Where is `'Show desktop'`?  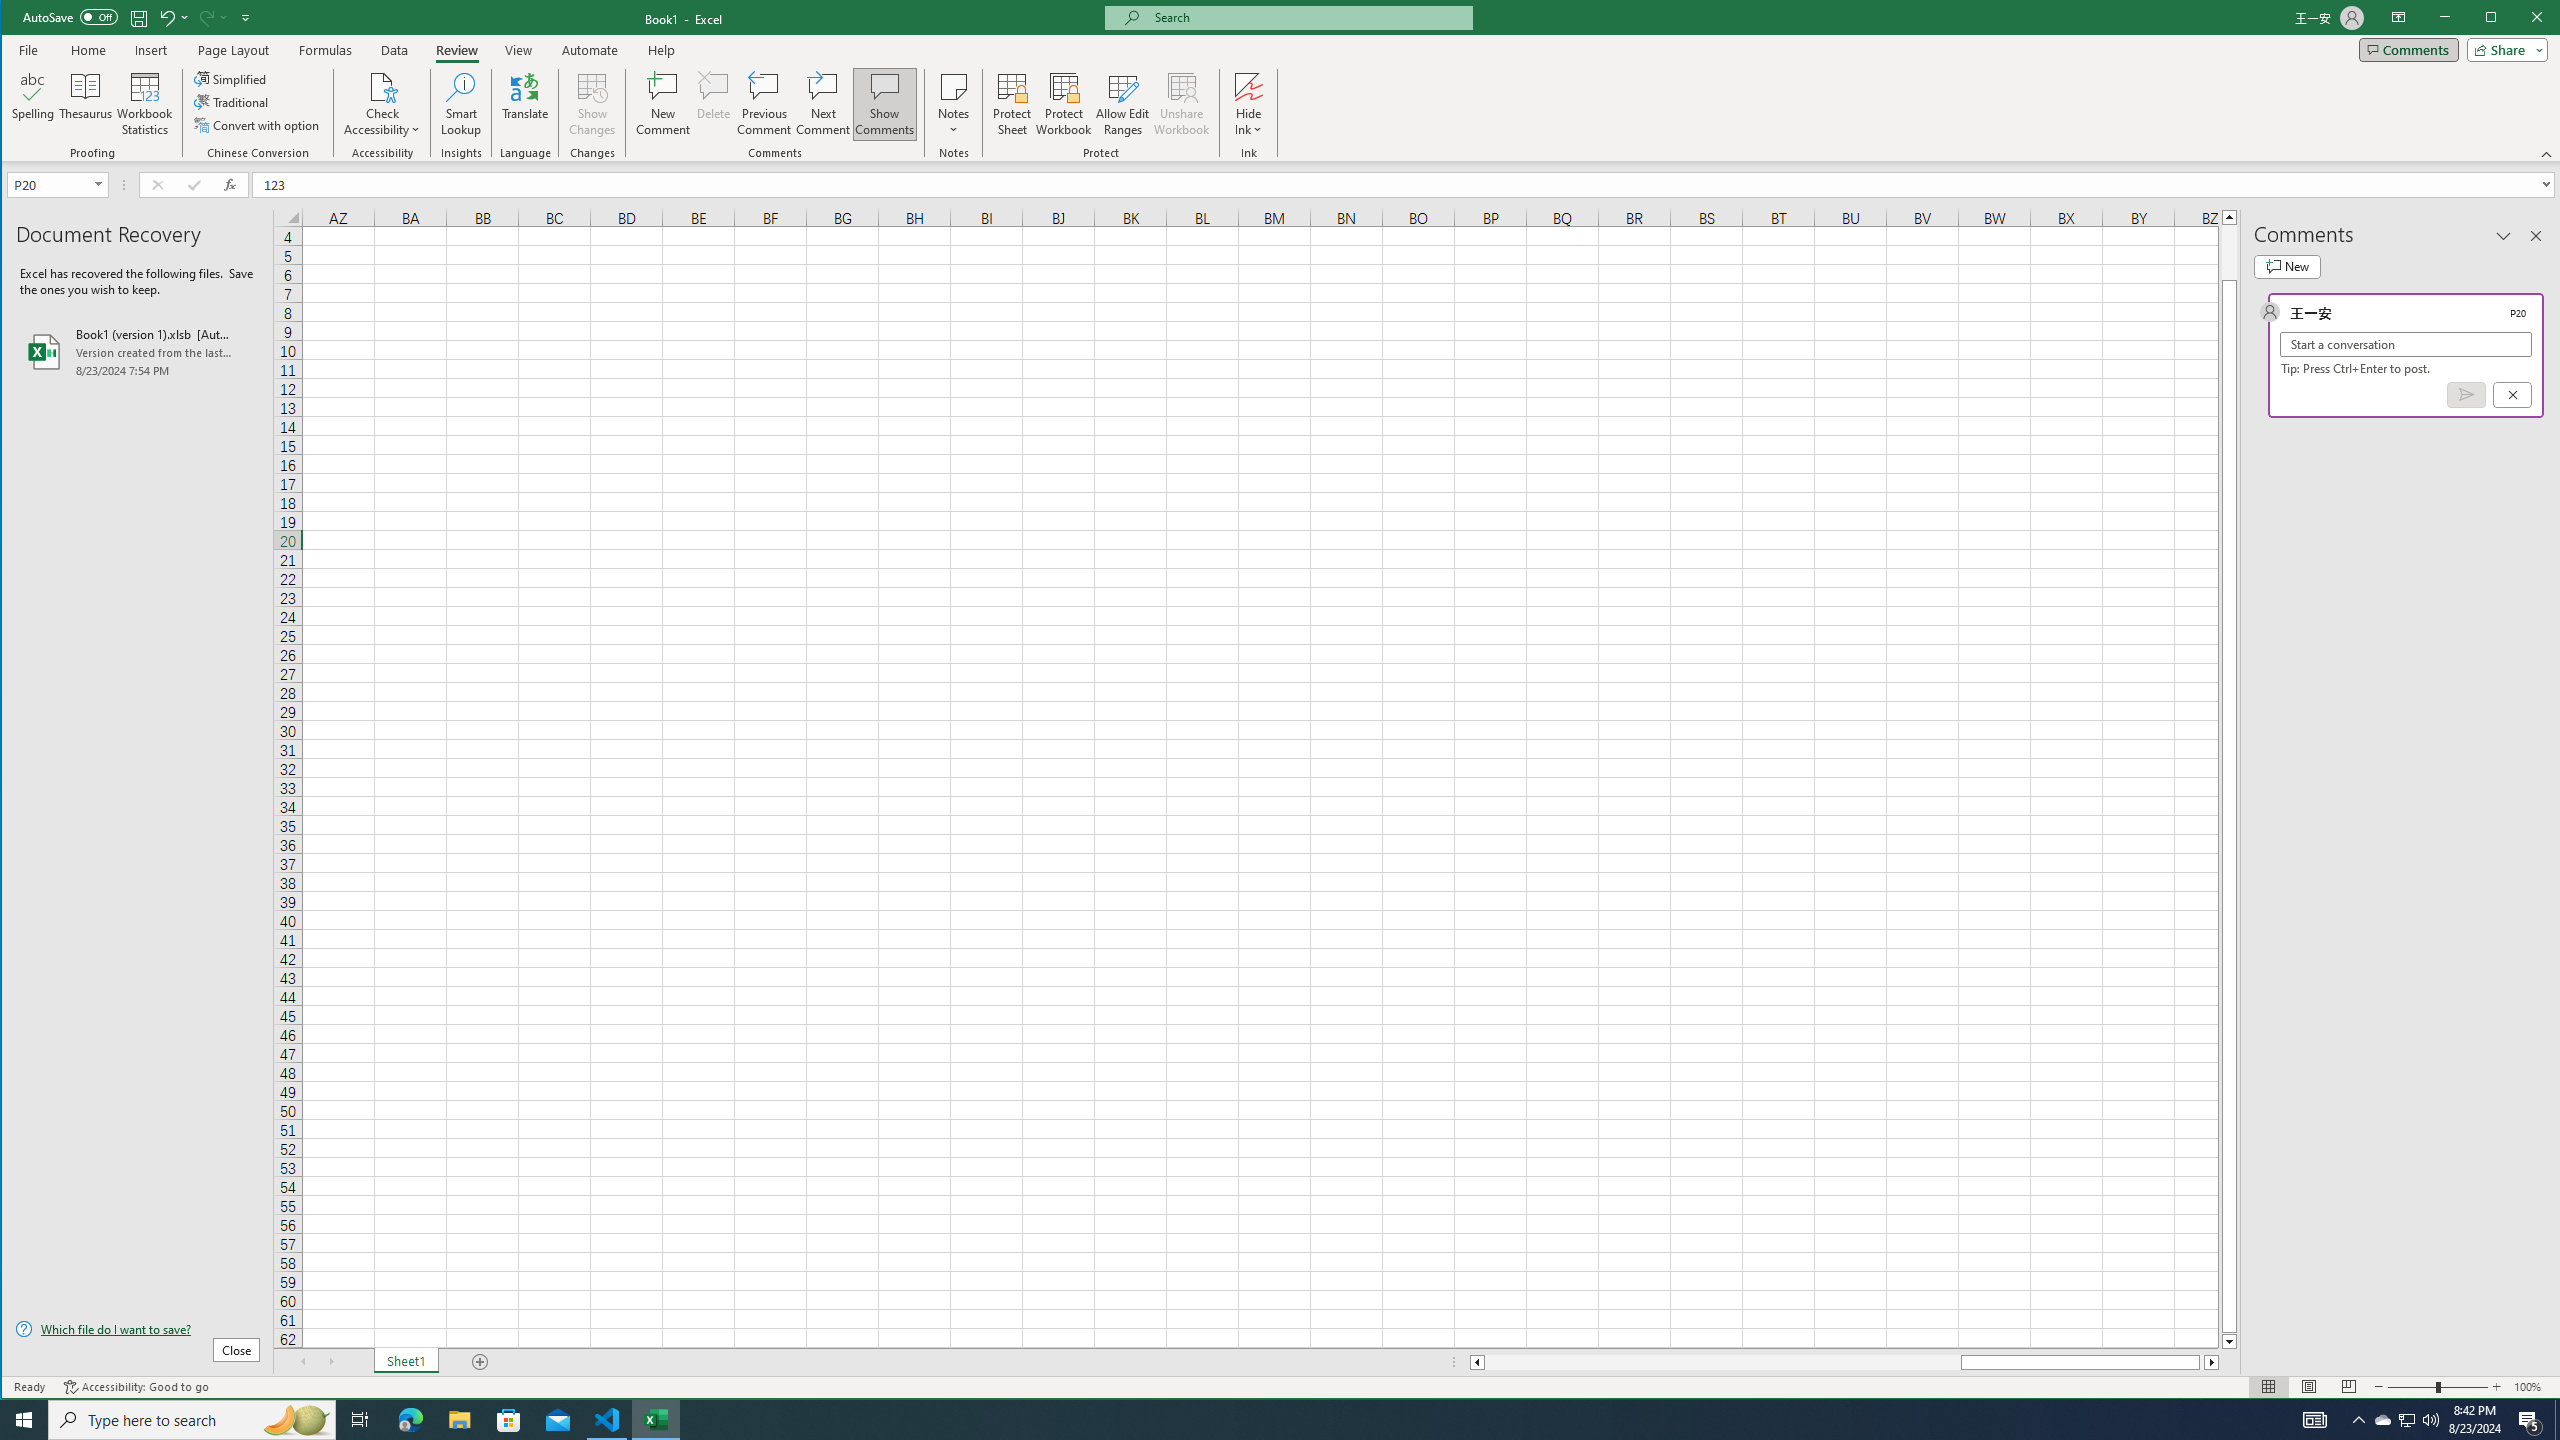
'Show desktop' is located at coordinates (2556, 1418).